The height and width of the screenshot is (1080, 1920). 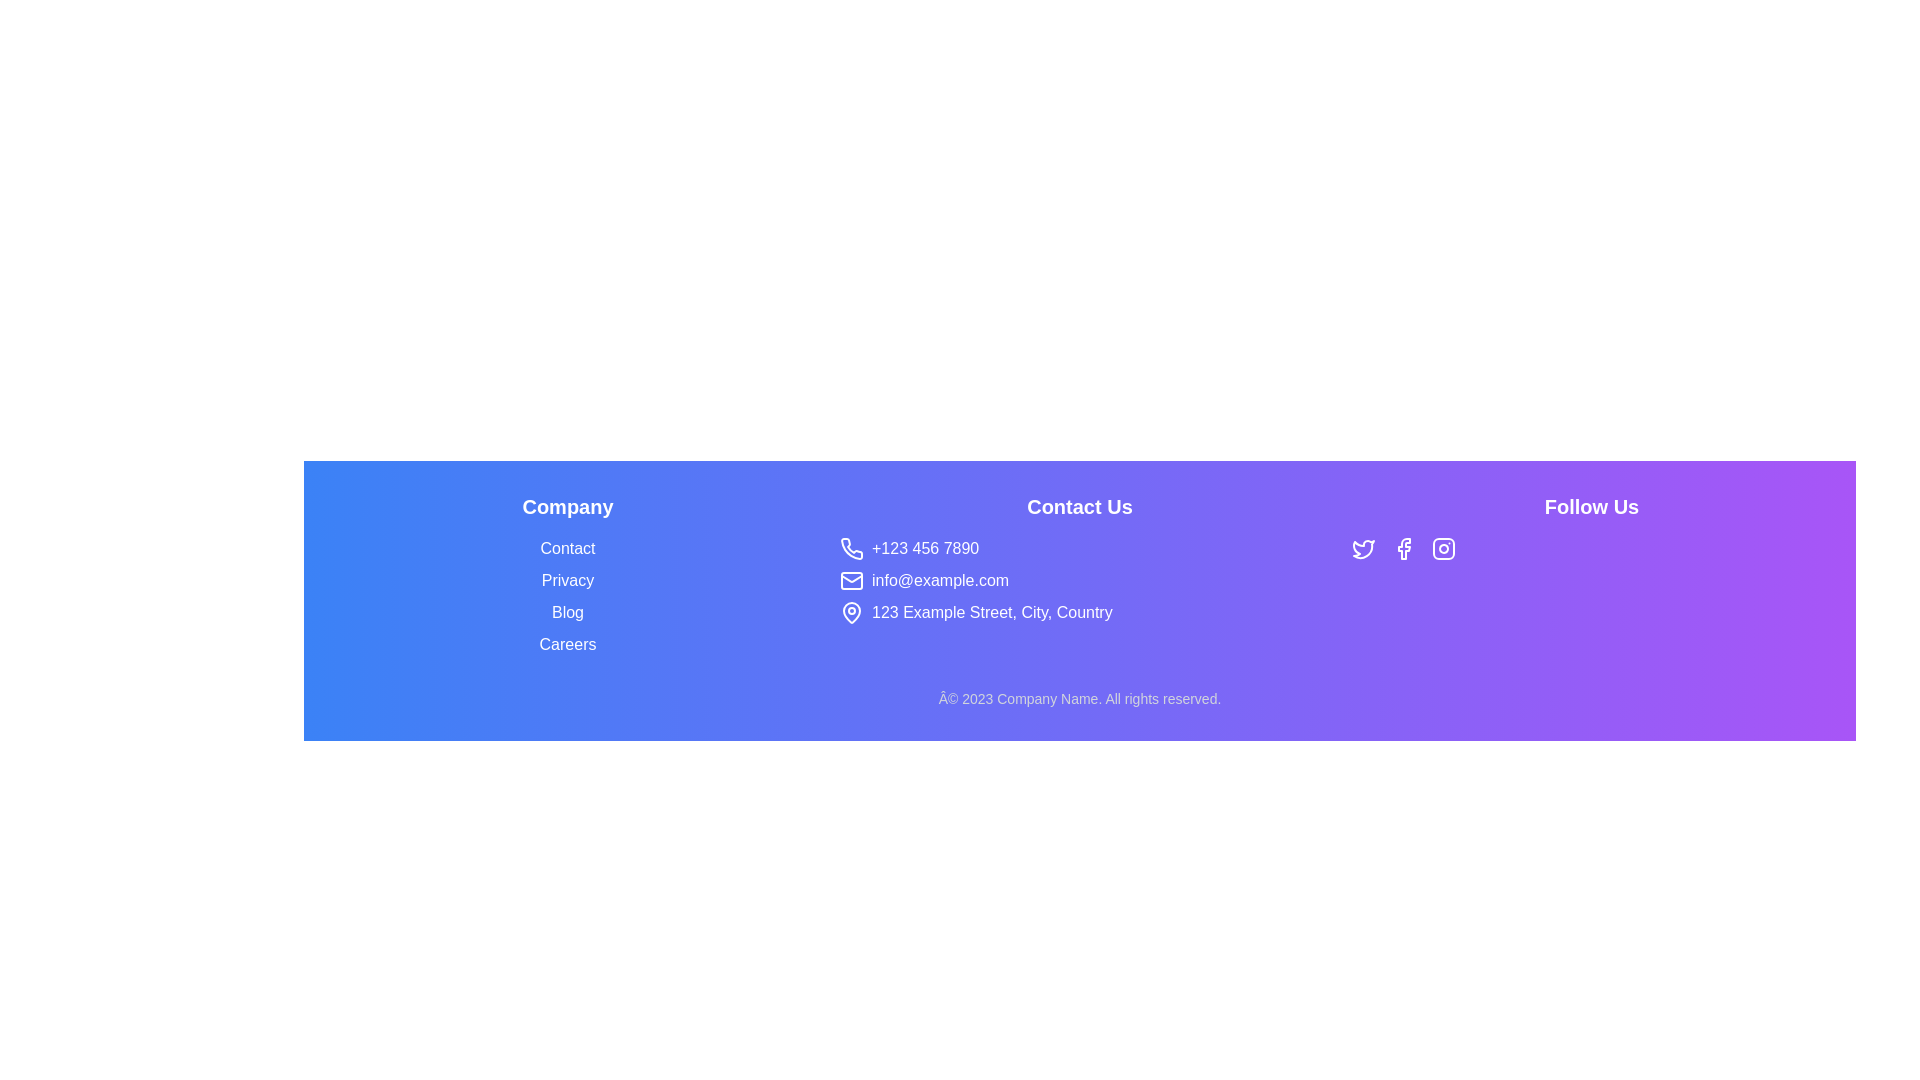 I want to click on the rectangular SVG graphical shape with rounded corners that is part of the envelope icon in the 'Contact Us' section of the footer, so click(x=851, y=581).